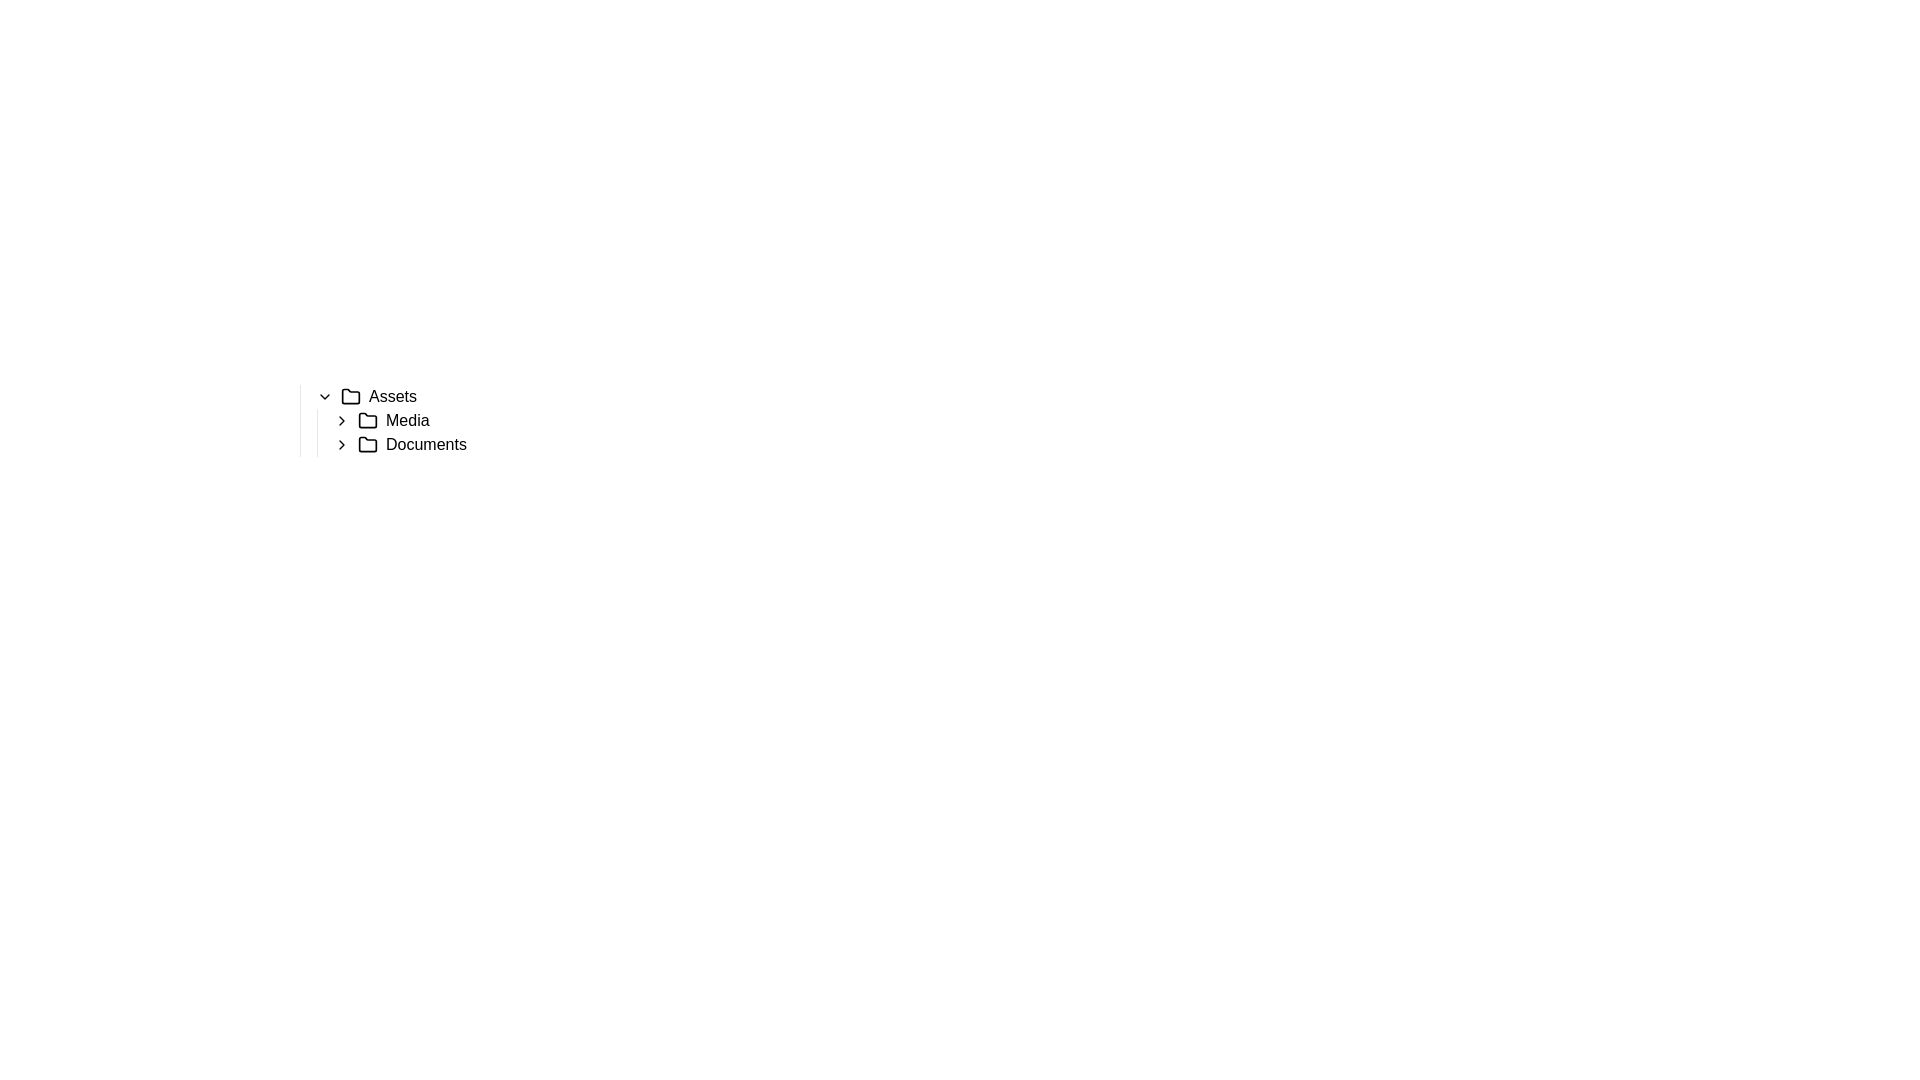  I want to click on the folder icon labeled 'Documents', so click(368, 442).